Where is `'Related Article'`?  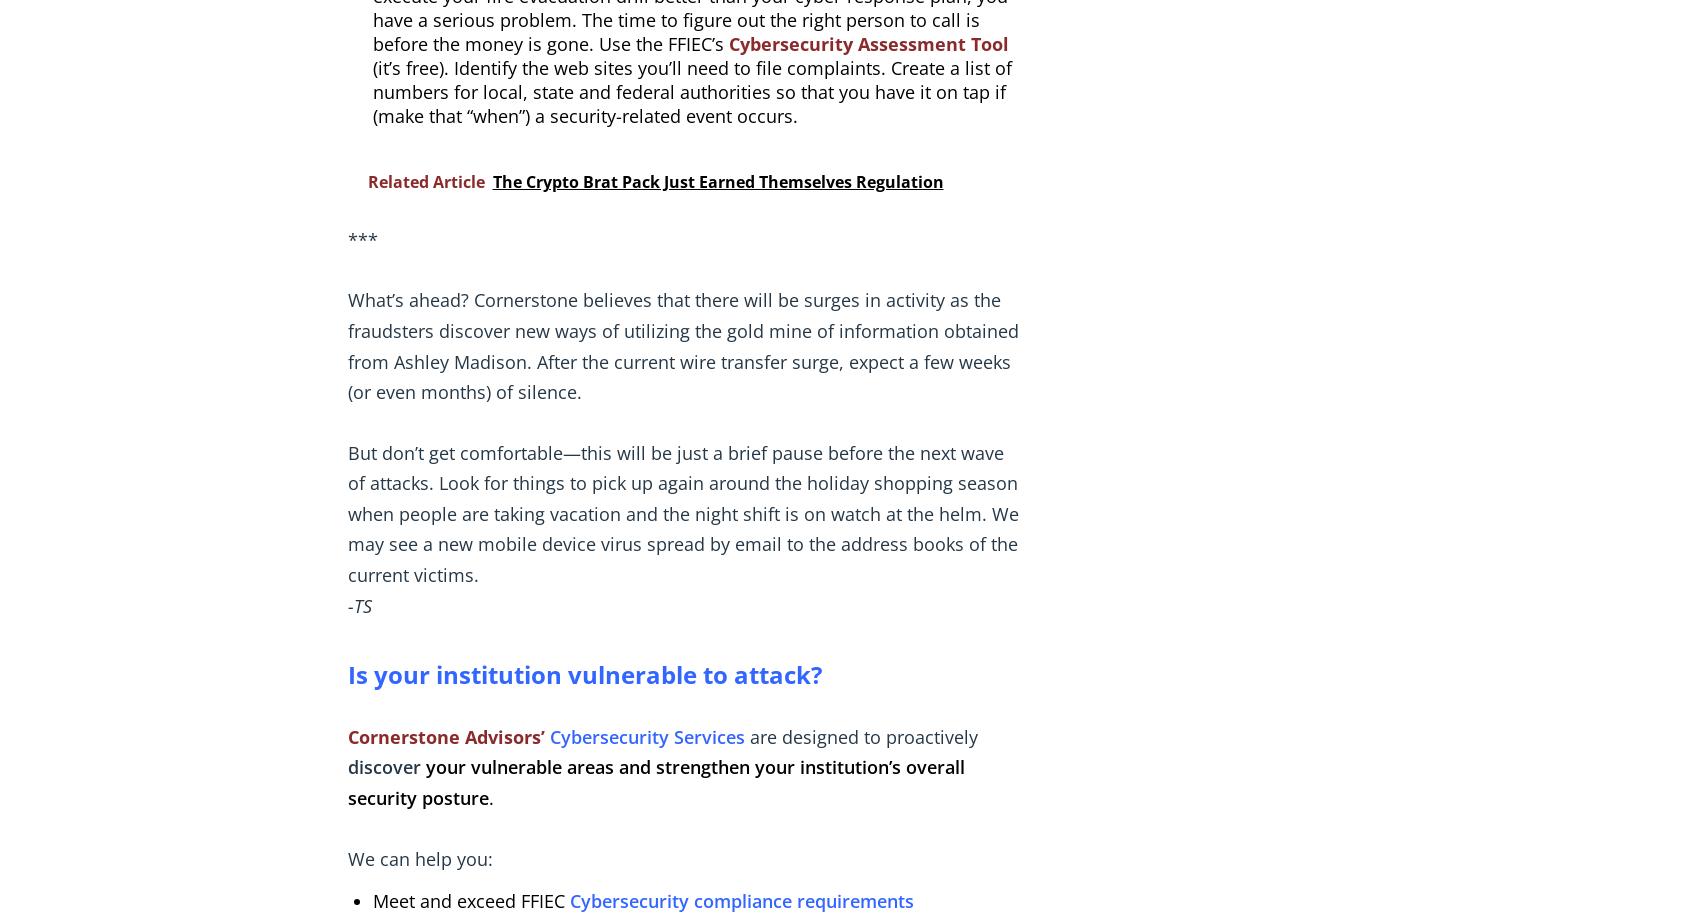 'Related Article' is located at coordinates (425, 180).